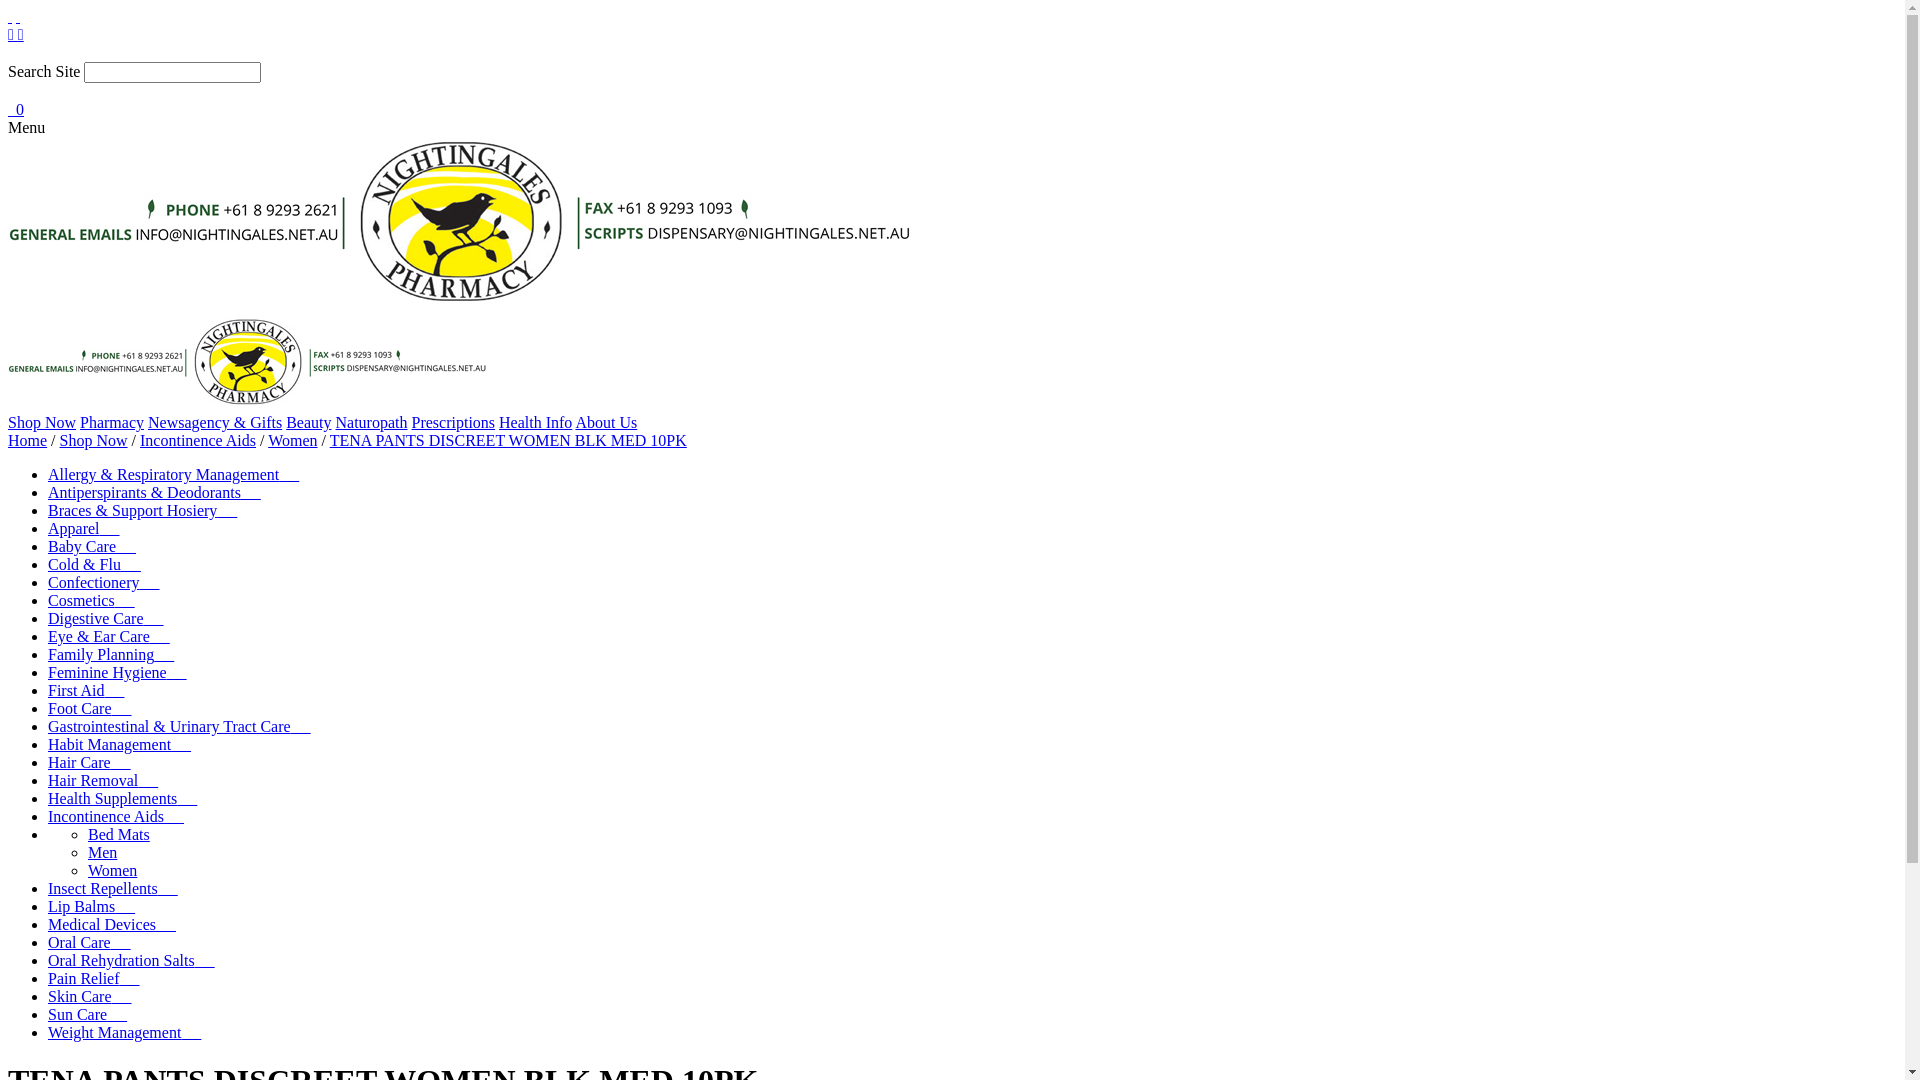 This screenshot has width=1920, height=1080. I want to click on 'Instagram', so click(20, 34).